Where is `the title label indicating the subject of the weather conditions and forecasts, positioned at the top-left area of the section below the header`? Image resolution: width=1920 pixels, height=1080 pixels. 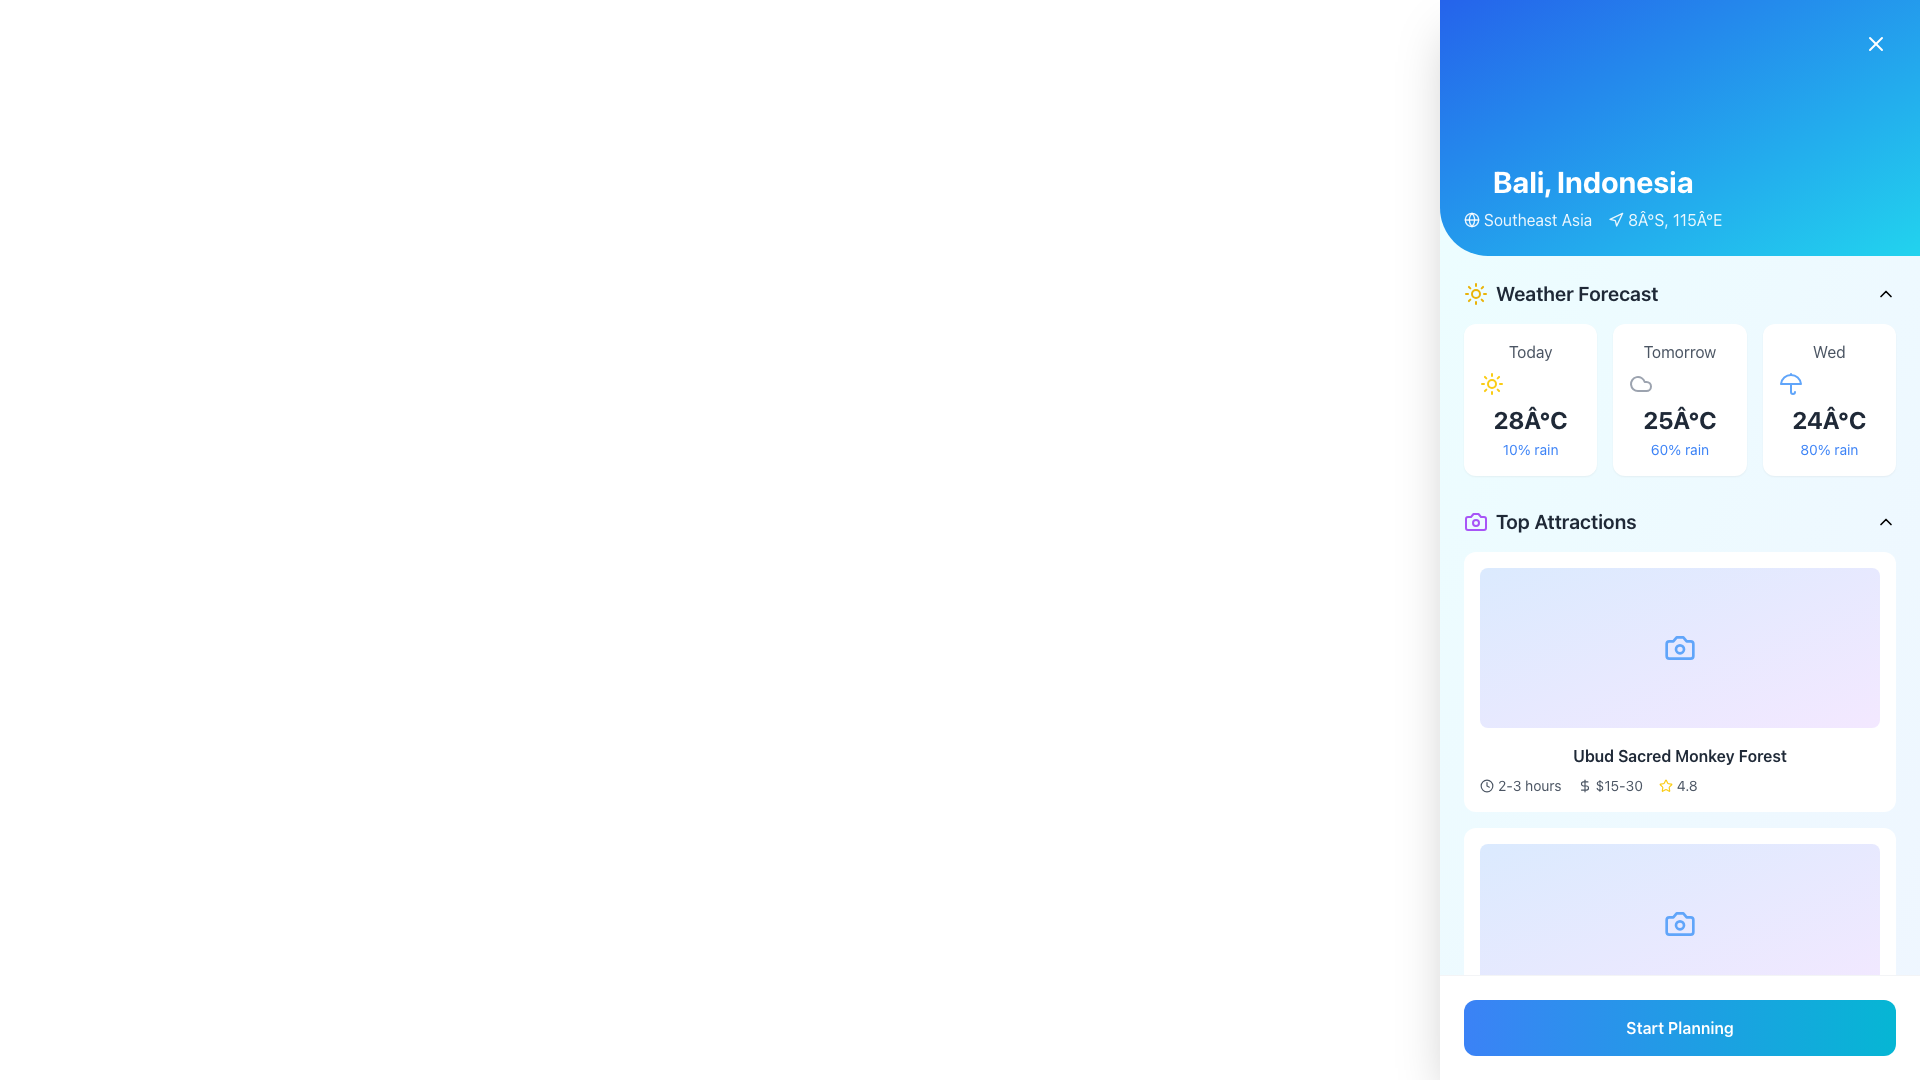
the title label indicating the subject of the weather conditions and forecasts, positioned at the top-left area of the section below the header is located at coordinates (1560, 293).